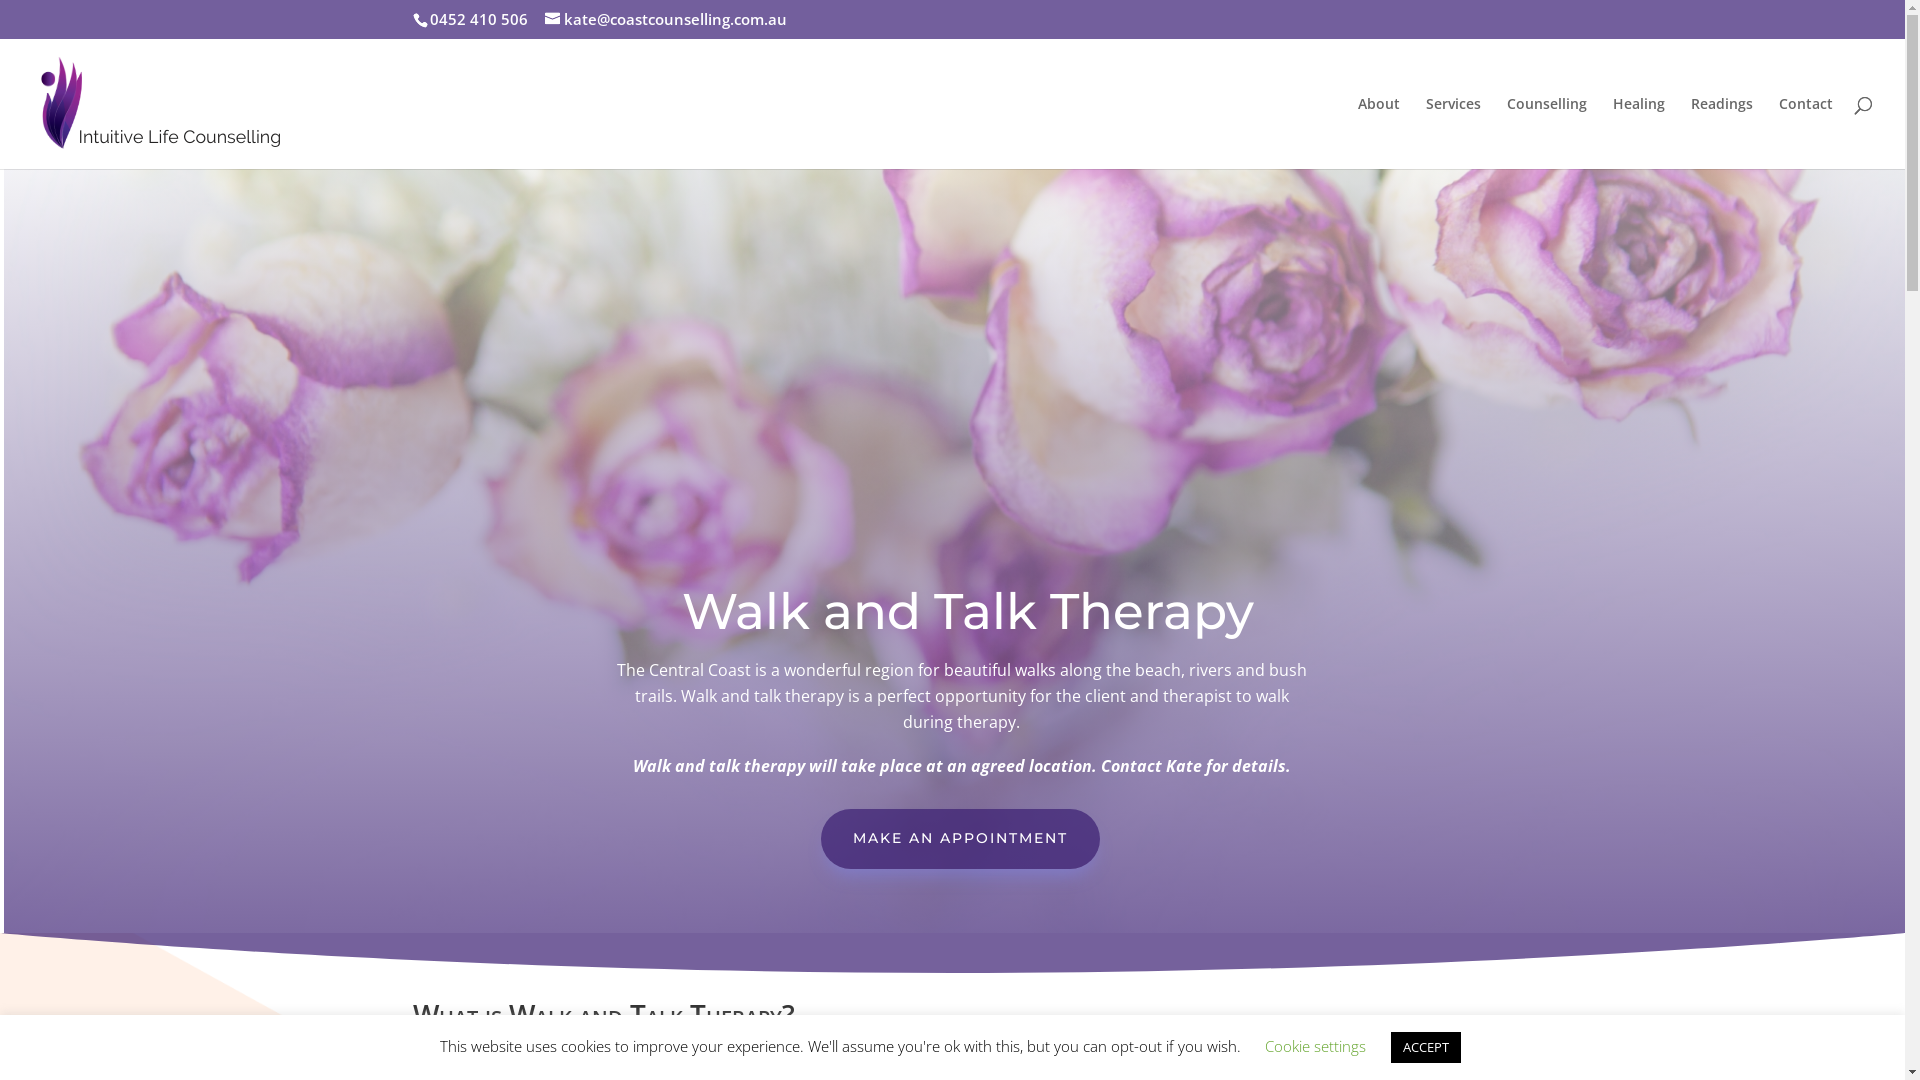  What do you see at coordinates (1424, 1046) in the screenshot?
I see `'ACCEPT'` at bounding box center [1424, 1046].